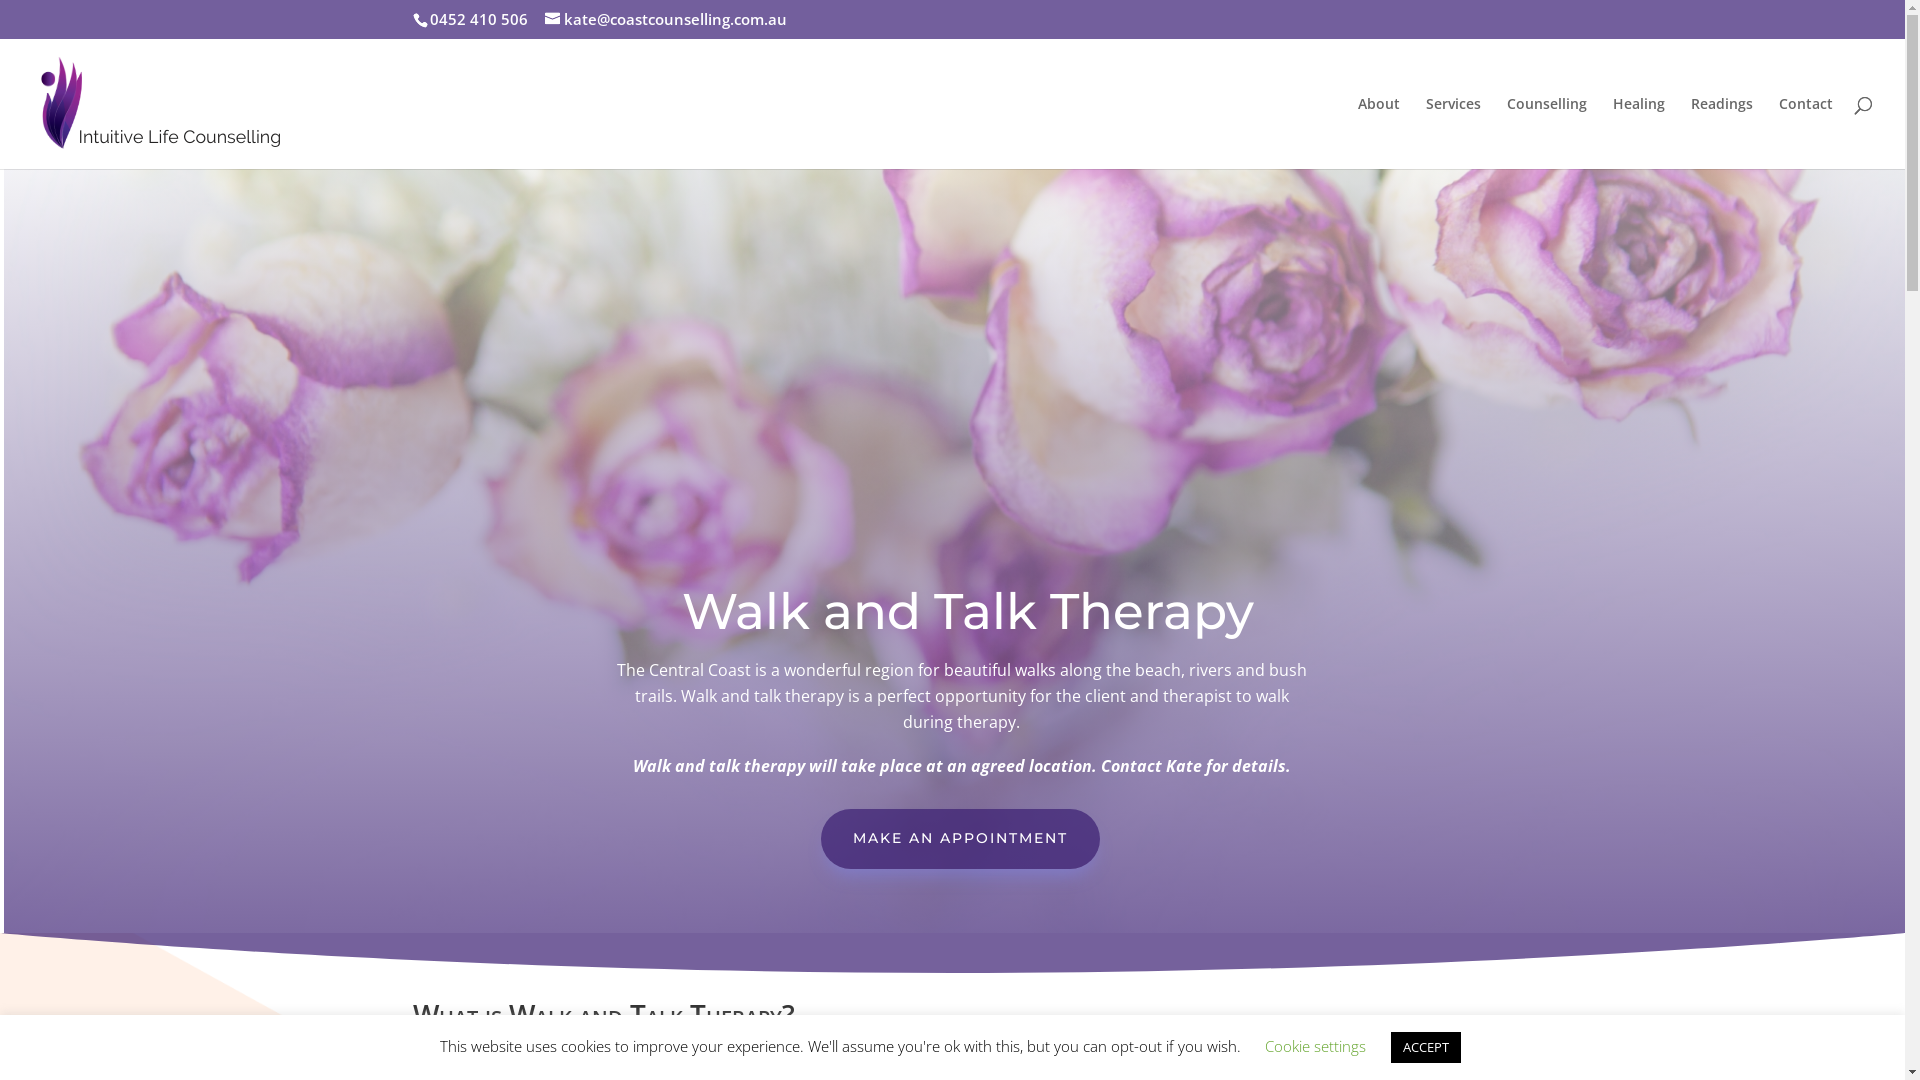  What do you see at coordinates (1424, 1046) in the screenshot?
I see `'ACCEPT'` at bounding box center [1424, 1046].